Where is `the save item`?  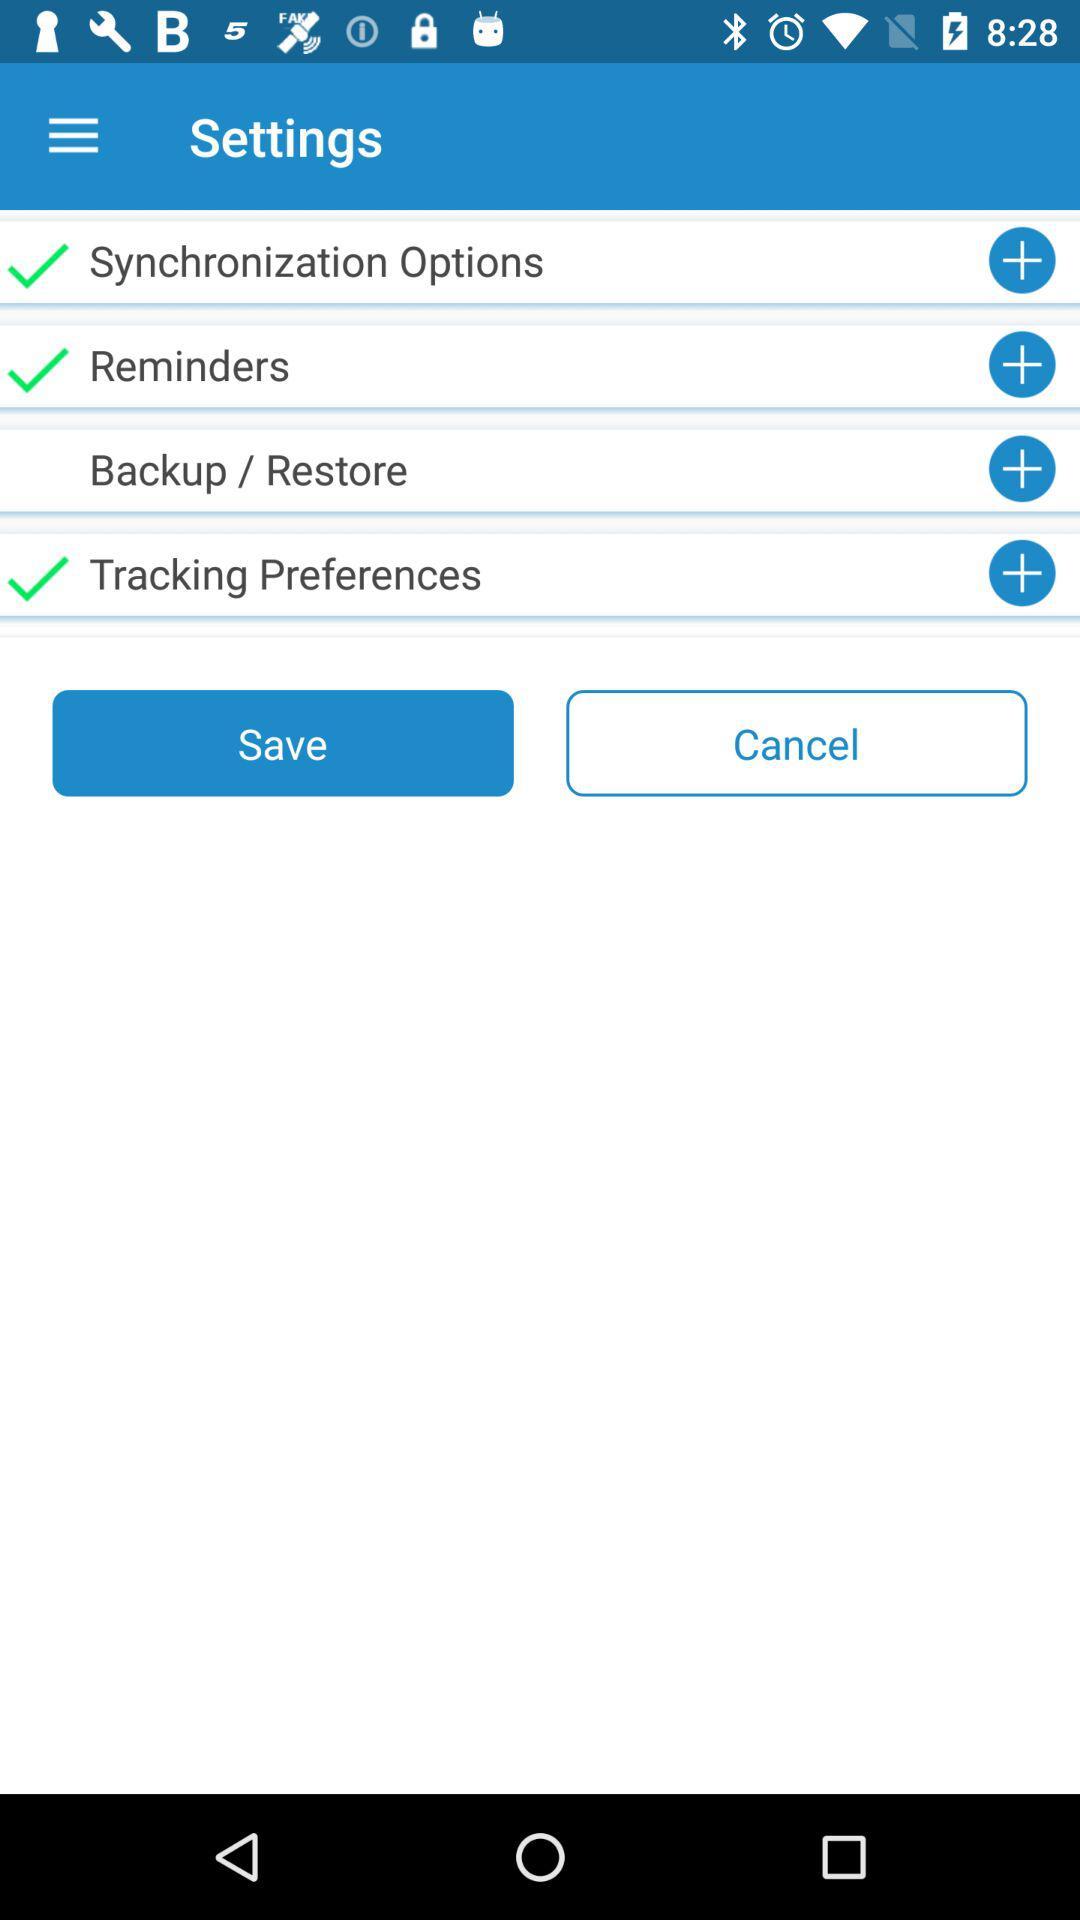 the save item is located at coordinates (283, 742).